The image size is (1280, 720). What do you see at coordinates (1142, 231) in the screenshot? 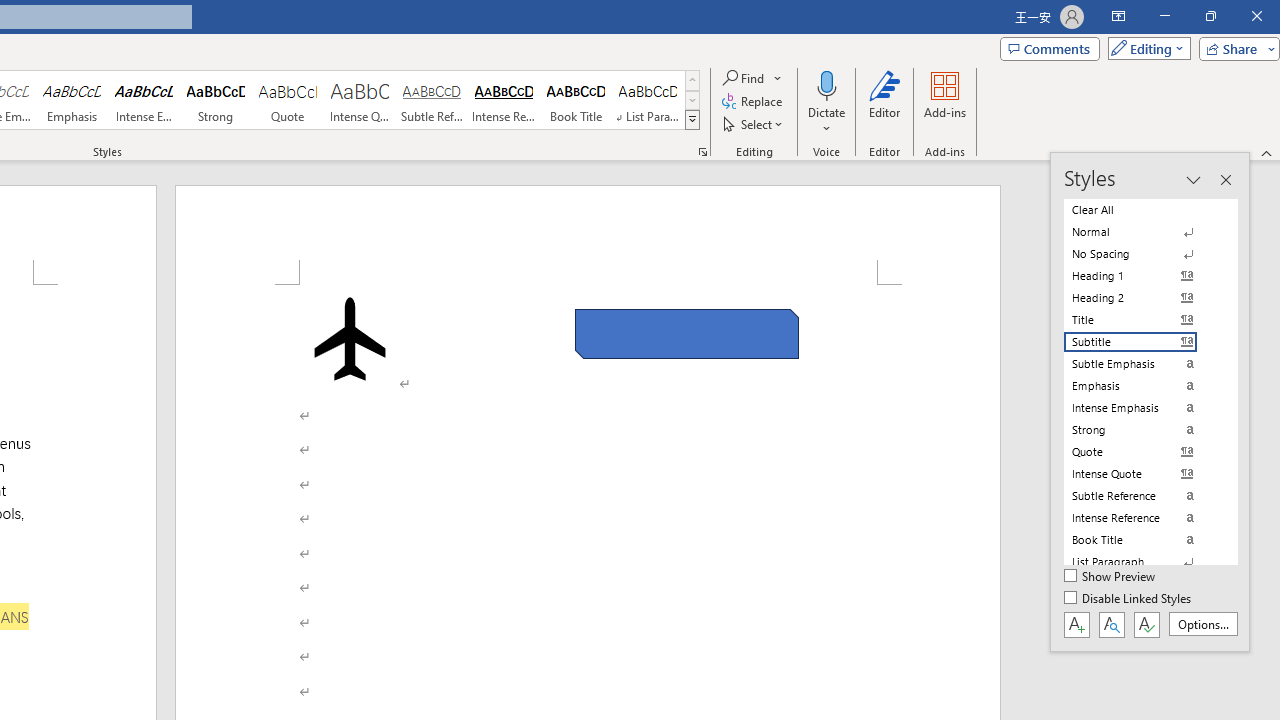
I see `'Normal'` at bounding box center [1142, 231].